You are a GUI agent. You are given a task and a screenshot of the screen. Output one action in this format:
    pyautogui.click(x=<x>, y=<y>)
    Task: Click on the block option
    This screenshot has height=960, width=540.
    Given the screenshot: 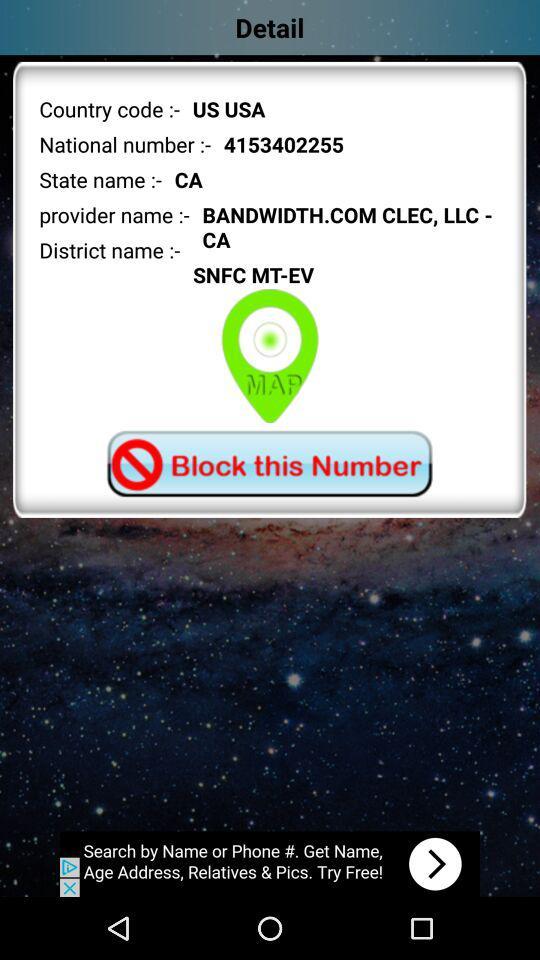 What is the action you would take?
    pyautogui.click(x=269, y=463)
    